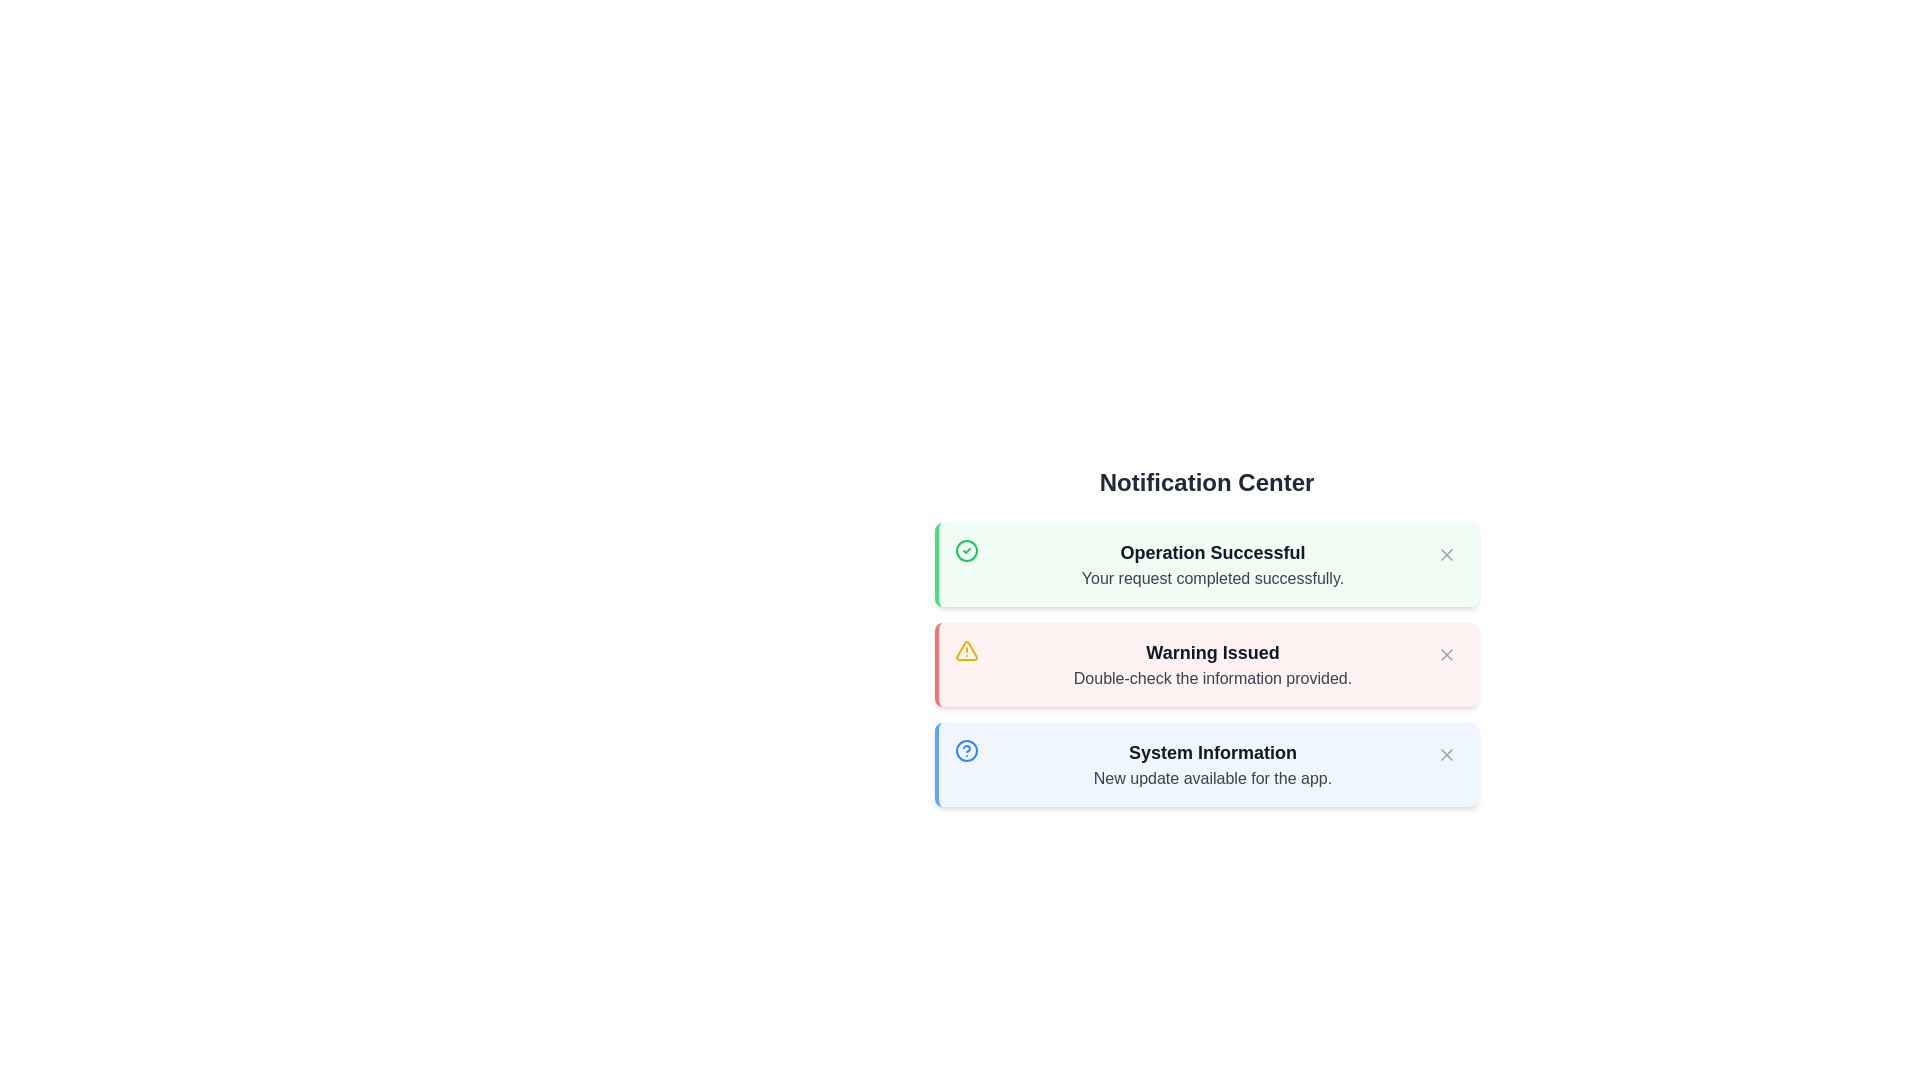 This screenshot has width=1920, height=1080. I want to click on the help icon located to the left of the 'System Information' text in the notification box, so click(966, 751).